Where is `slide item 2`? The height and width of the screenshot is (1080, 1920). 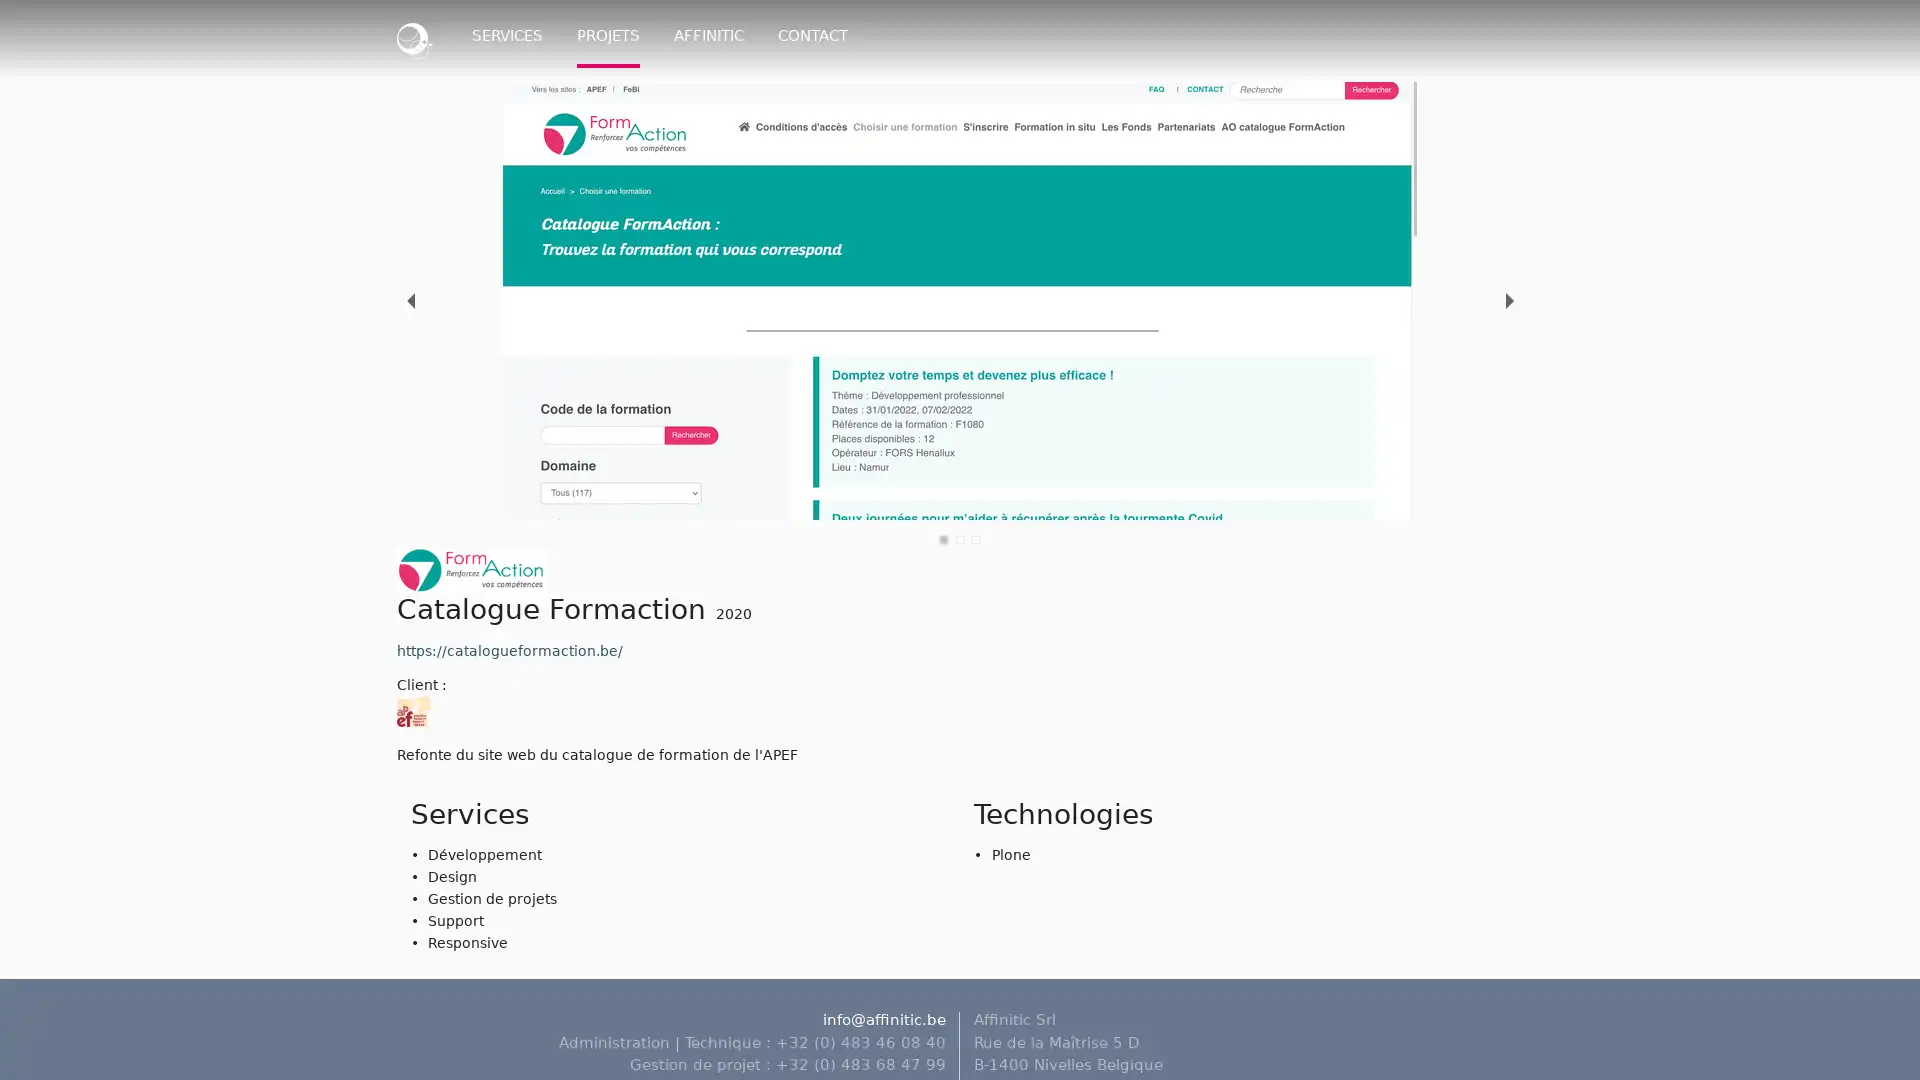 slide item 2 is located at coordinates (960, 651).